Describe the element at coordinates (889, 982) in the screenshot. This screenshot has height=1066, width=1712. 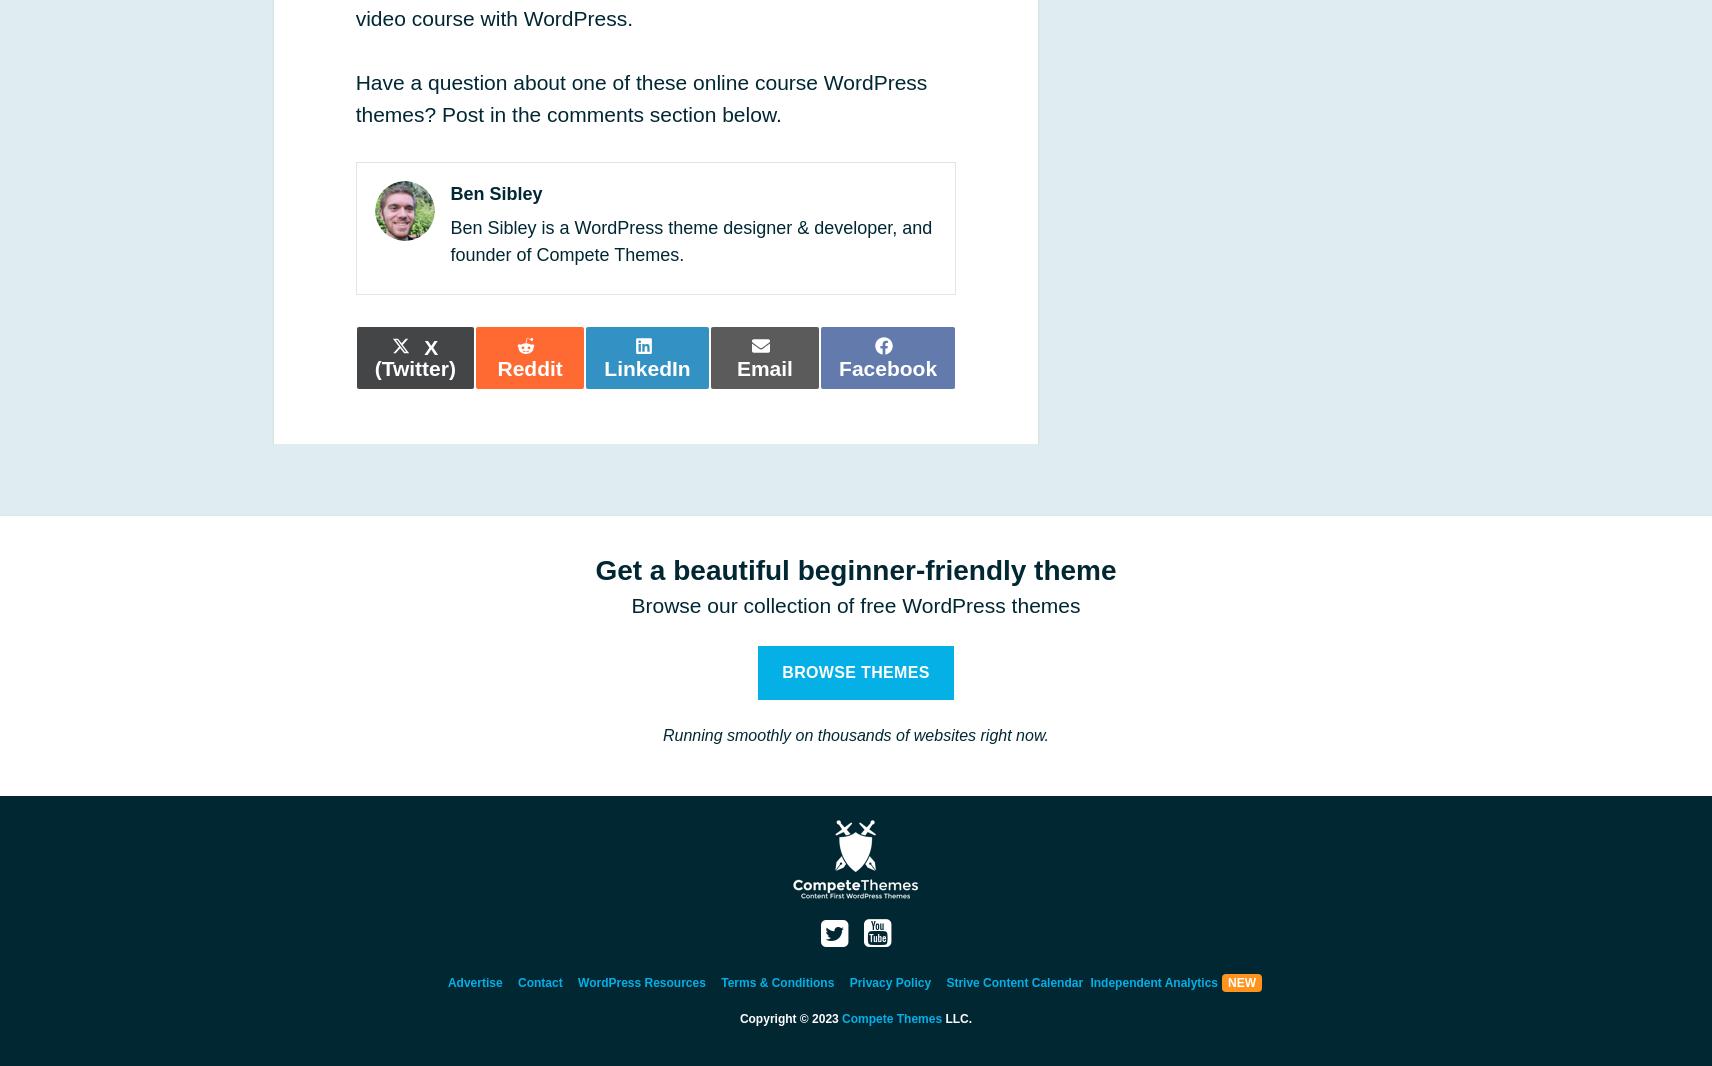
I see `'Privacy Policy'` at that location.